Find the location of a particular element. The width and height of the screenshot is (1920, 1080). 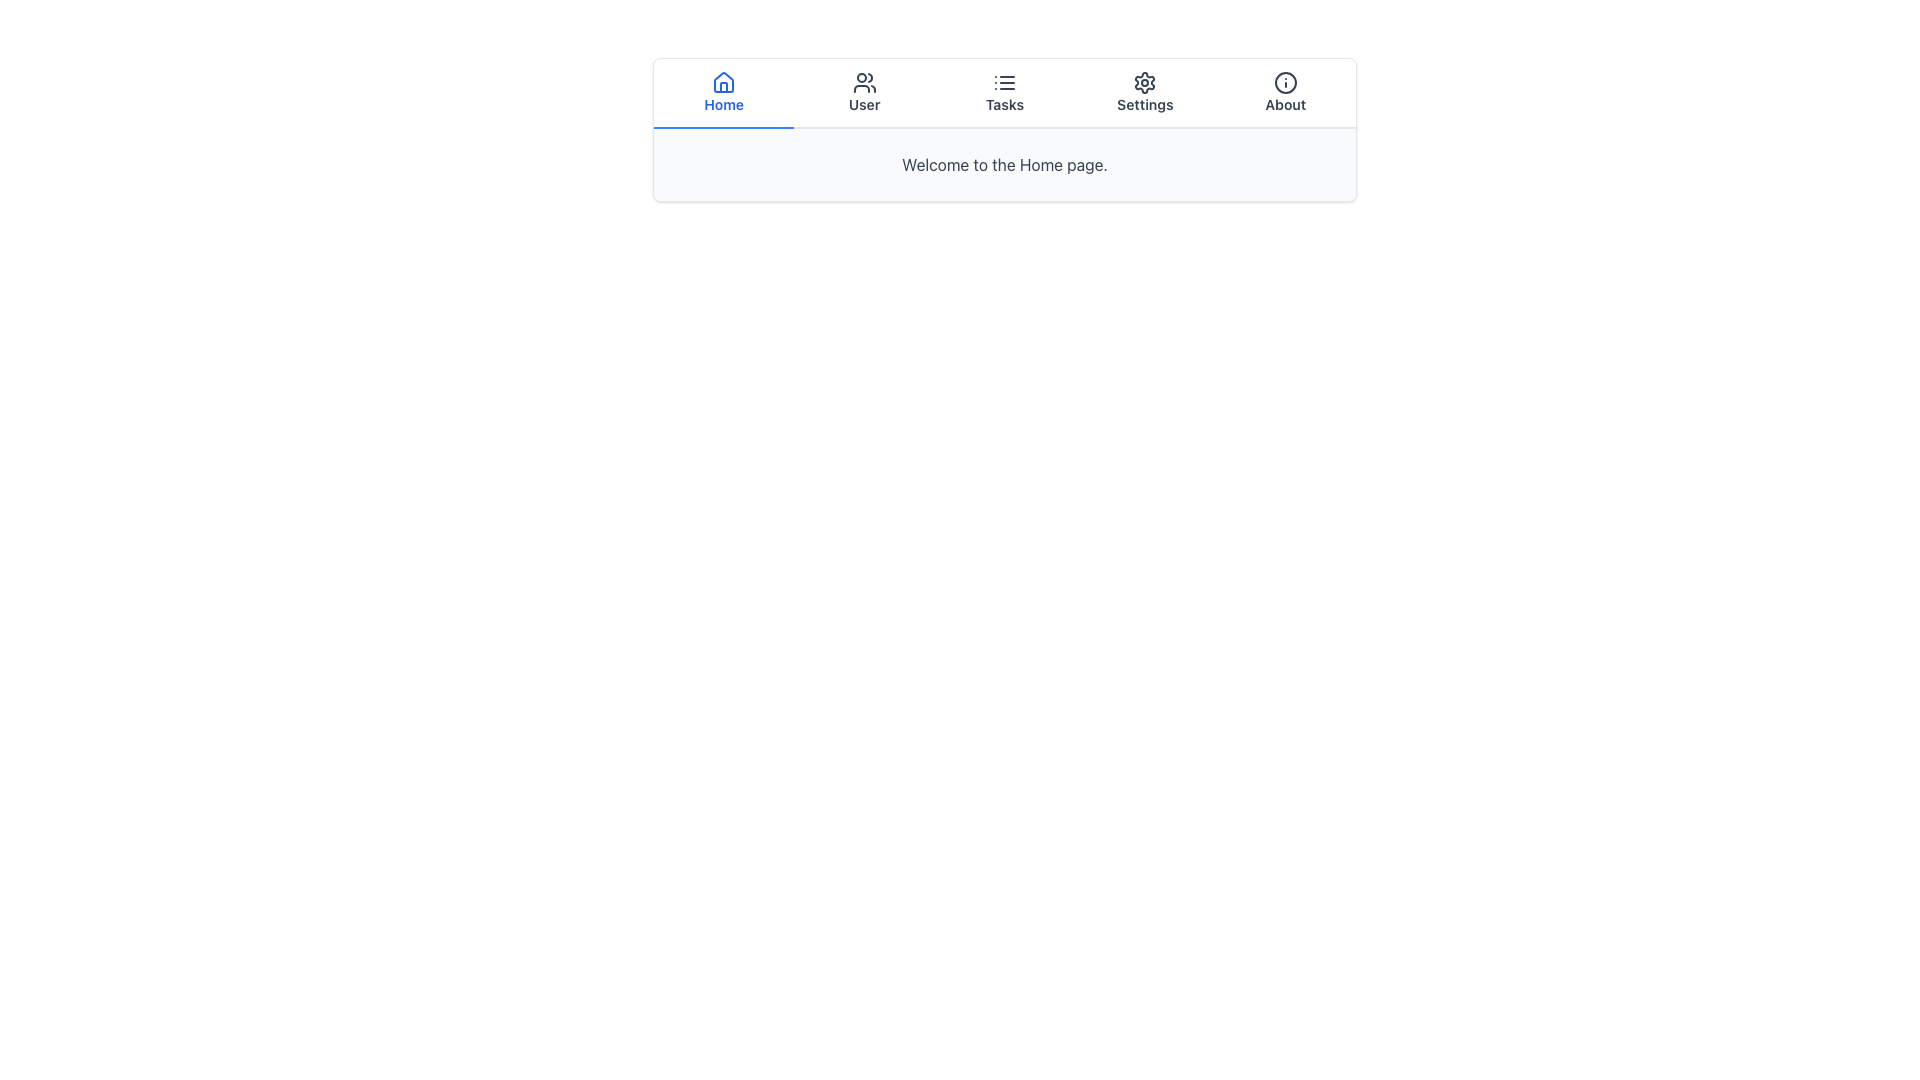

the 'Settings' text label in the header navigation menu is located at coordinates (1145, 104).